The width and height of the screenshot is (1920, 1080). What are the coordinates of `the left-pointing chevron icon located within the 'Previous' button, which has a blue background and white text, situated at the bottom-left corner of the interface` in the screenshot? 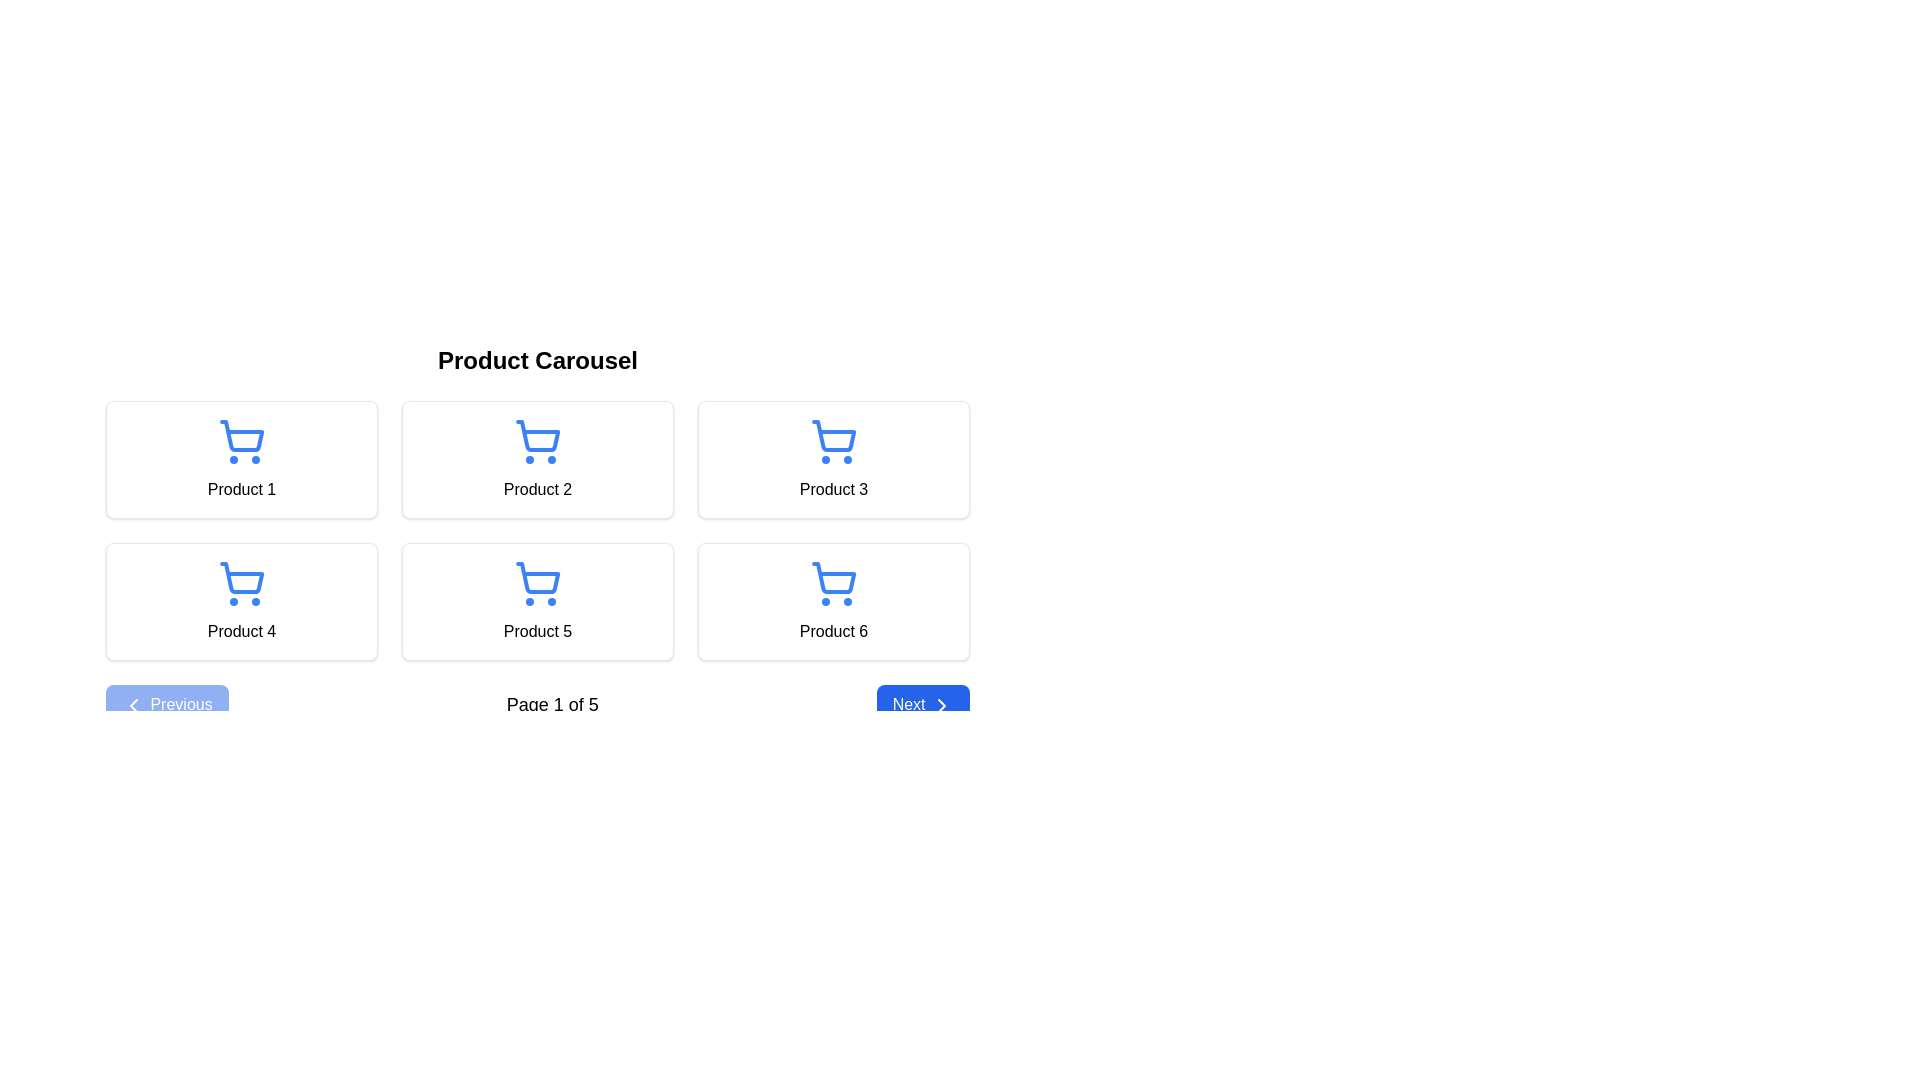 It's located at (133, 704).